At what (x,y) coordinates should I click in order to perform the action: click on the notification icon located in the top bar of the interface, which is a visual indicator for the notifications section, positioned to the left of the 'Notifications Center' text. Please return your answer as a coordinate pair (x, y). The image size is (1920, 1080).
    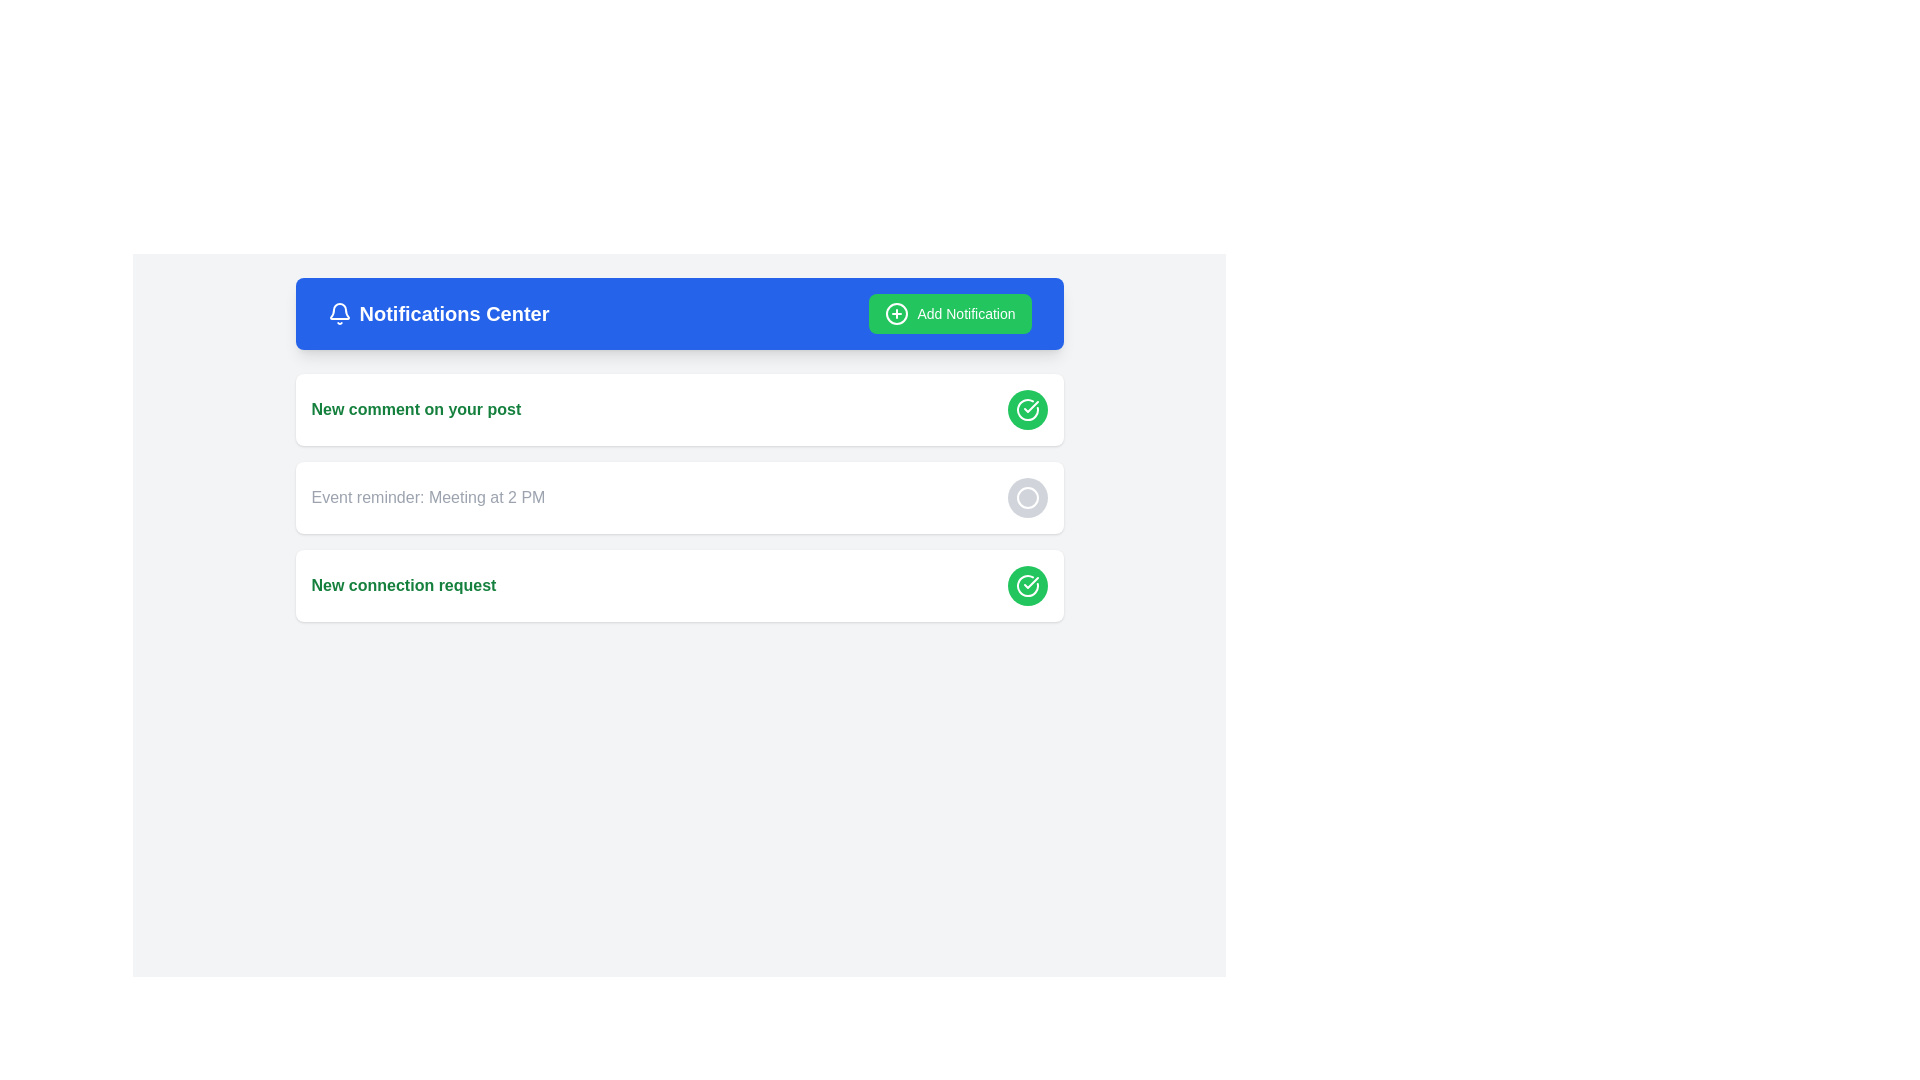
    Looking at the image, I should click on (339, 311).